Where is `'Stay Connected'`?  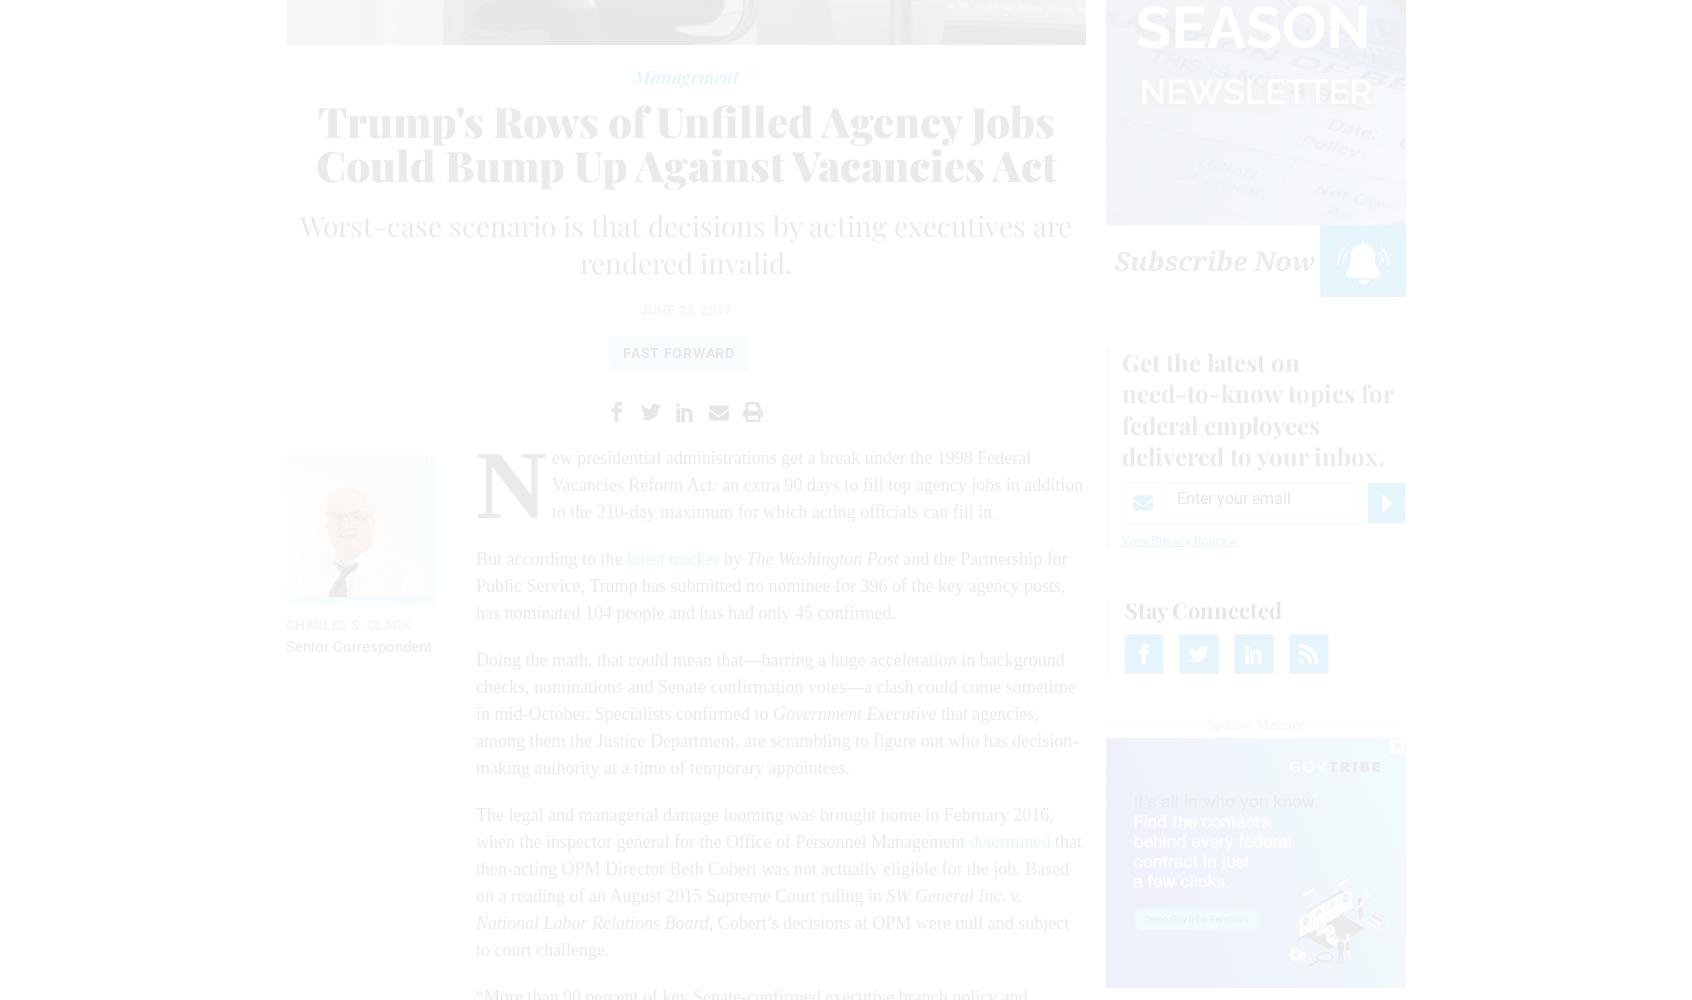 'Stay Connected' is located at coordinates (1125, 608).